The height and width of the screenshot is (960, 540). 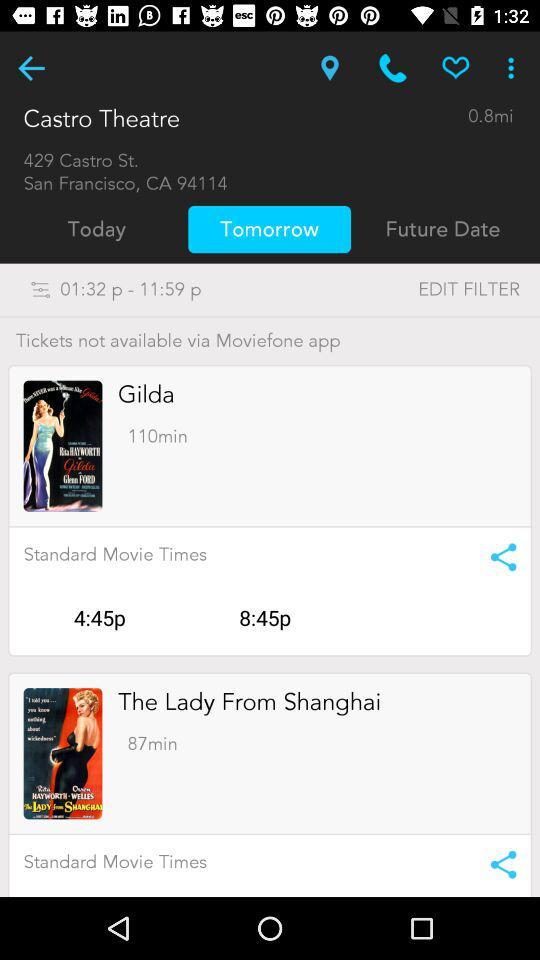 What do you see at coordinates (496, 863) in the screenshot?
I see `to share` at bounding box center [496, 863].